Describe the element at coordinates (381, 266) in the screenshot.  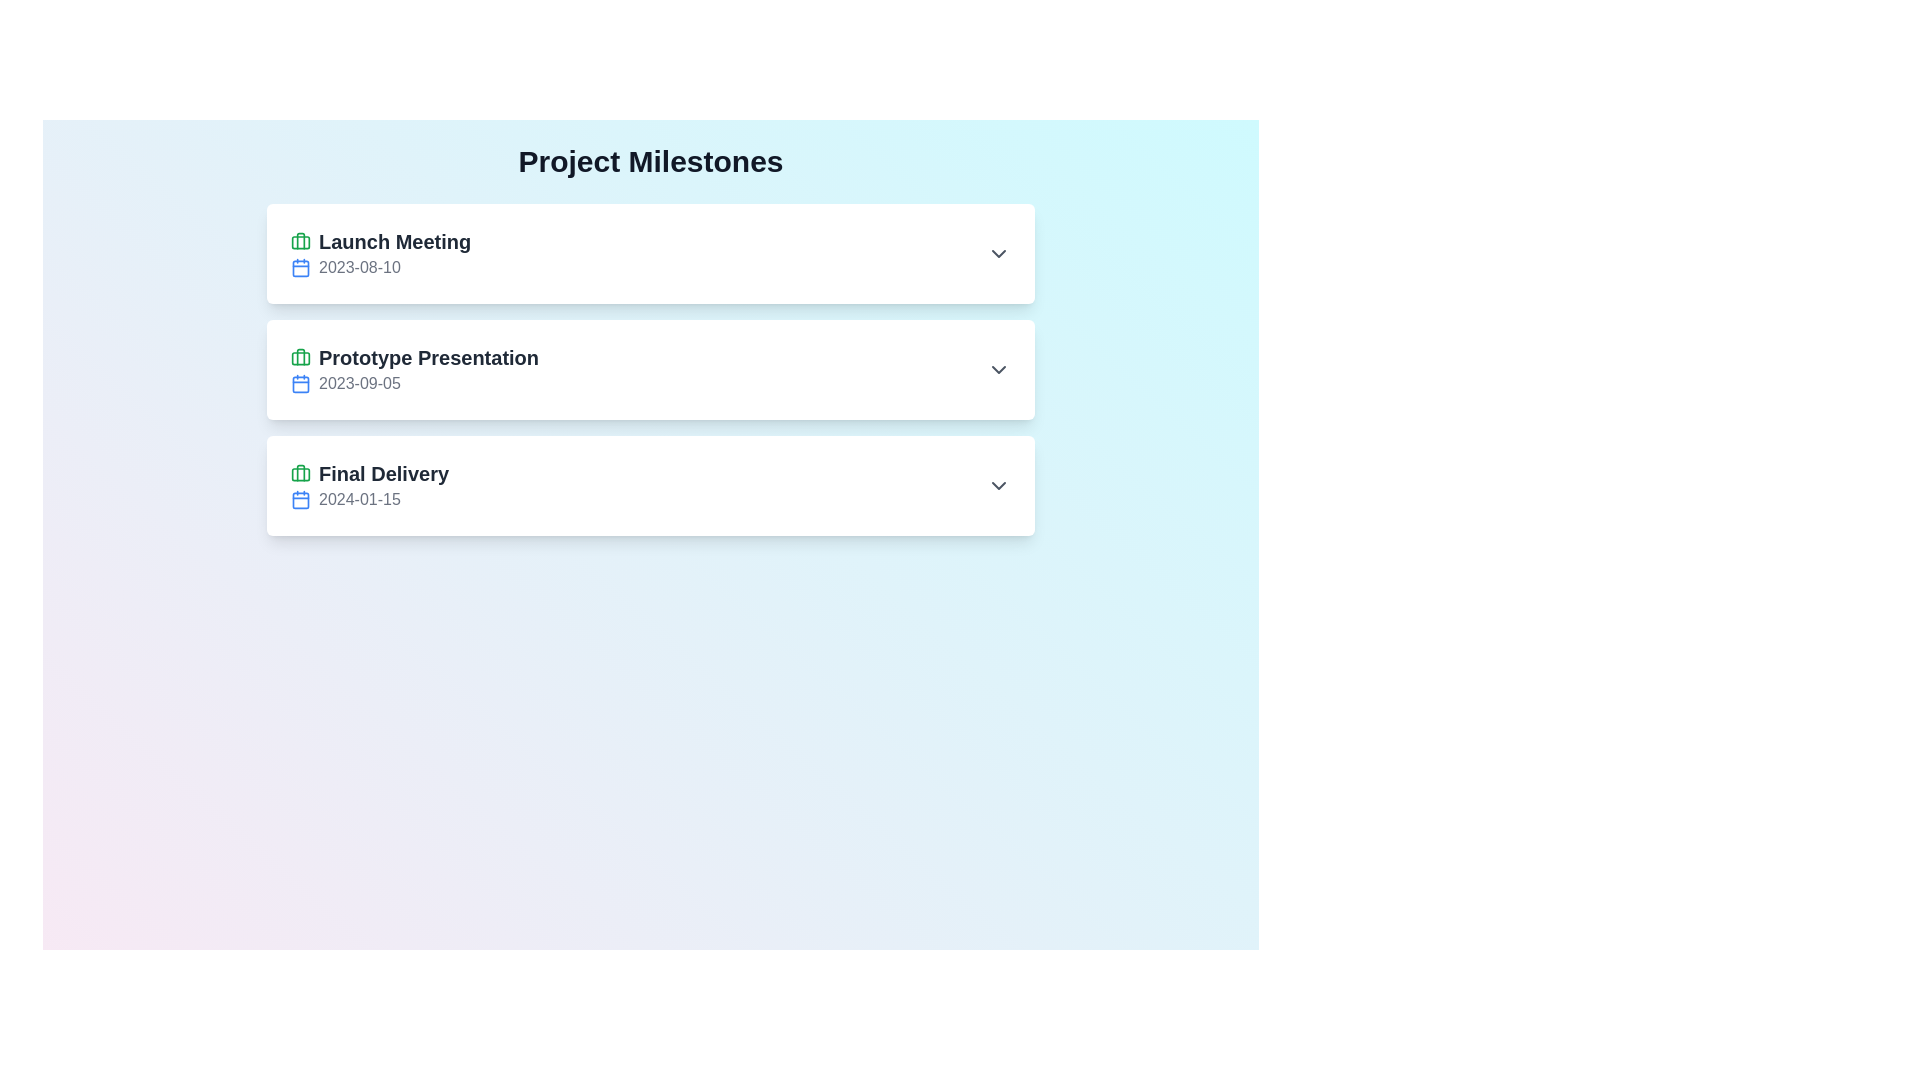
I see `the text label '2023-08-10' next to the calendar icon, which is located beneath the 'Launch Meeting' header in the first milestone entry under 'Project Milestones'` at that location.